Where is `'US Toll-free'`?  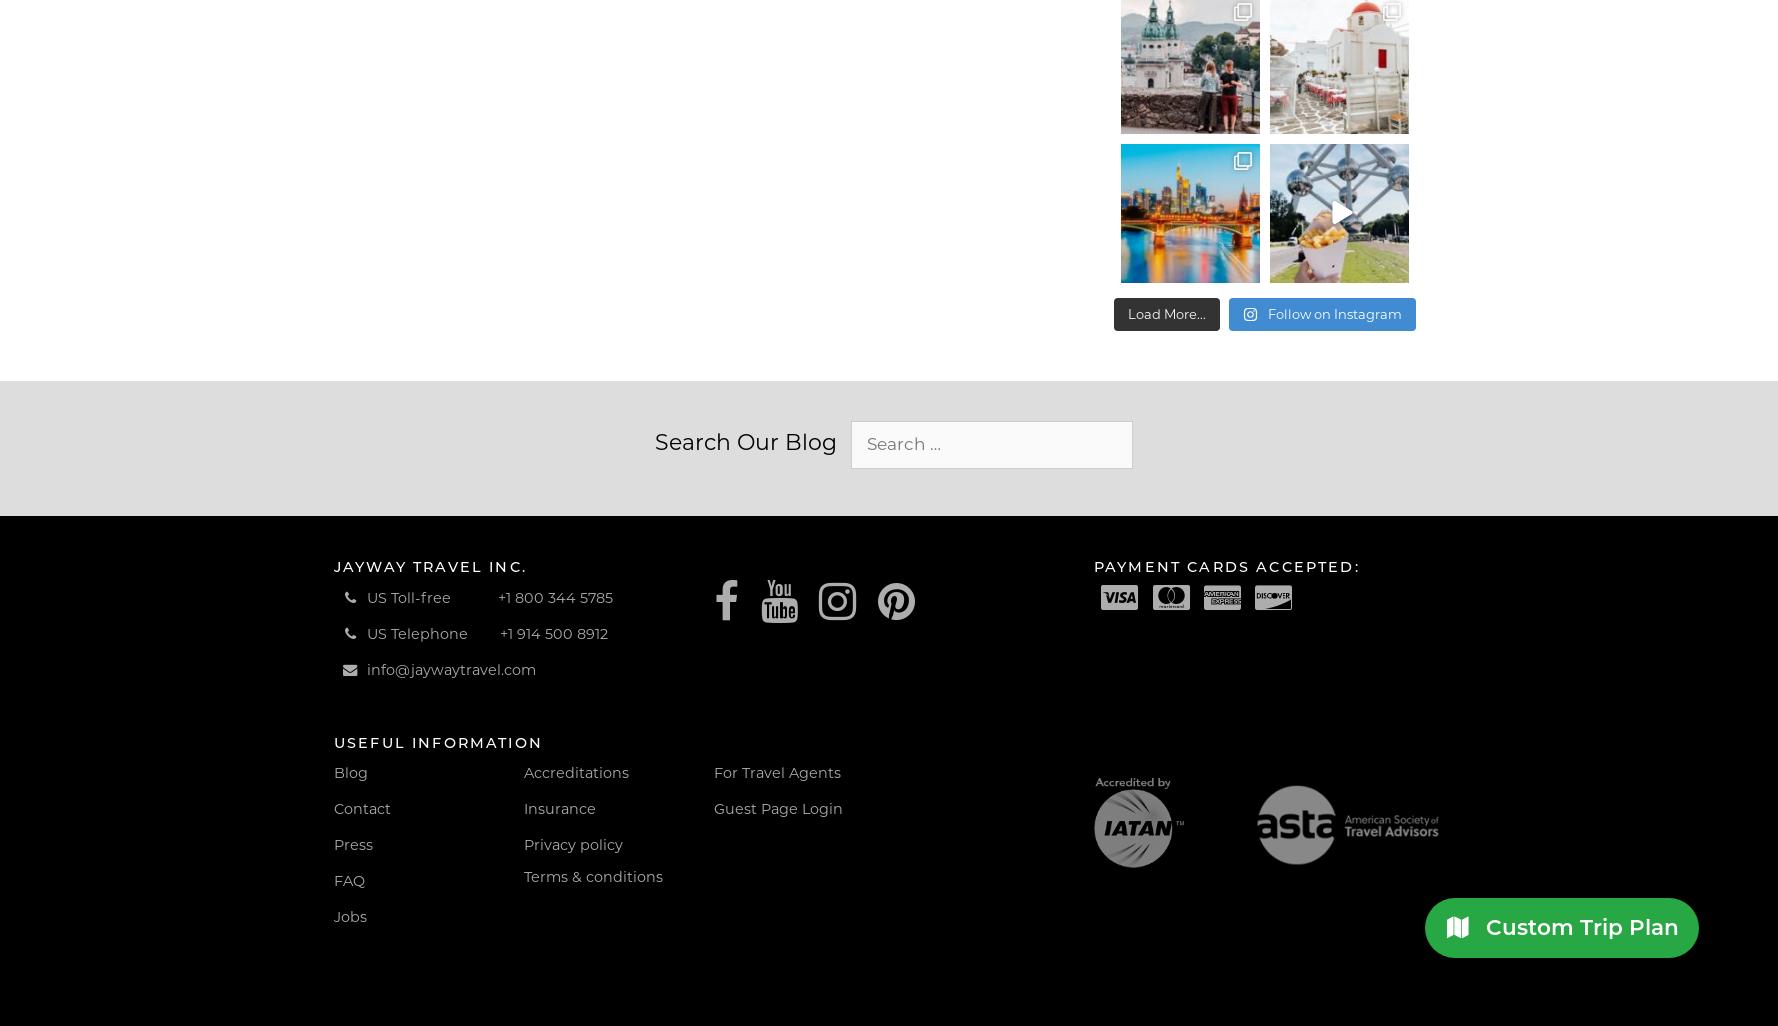
'US Toll-free' is located at coordinates (364, 596).